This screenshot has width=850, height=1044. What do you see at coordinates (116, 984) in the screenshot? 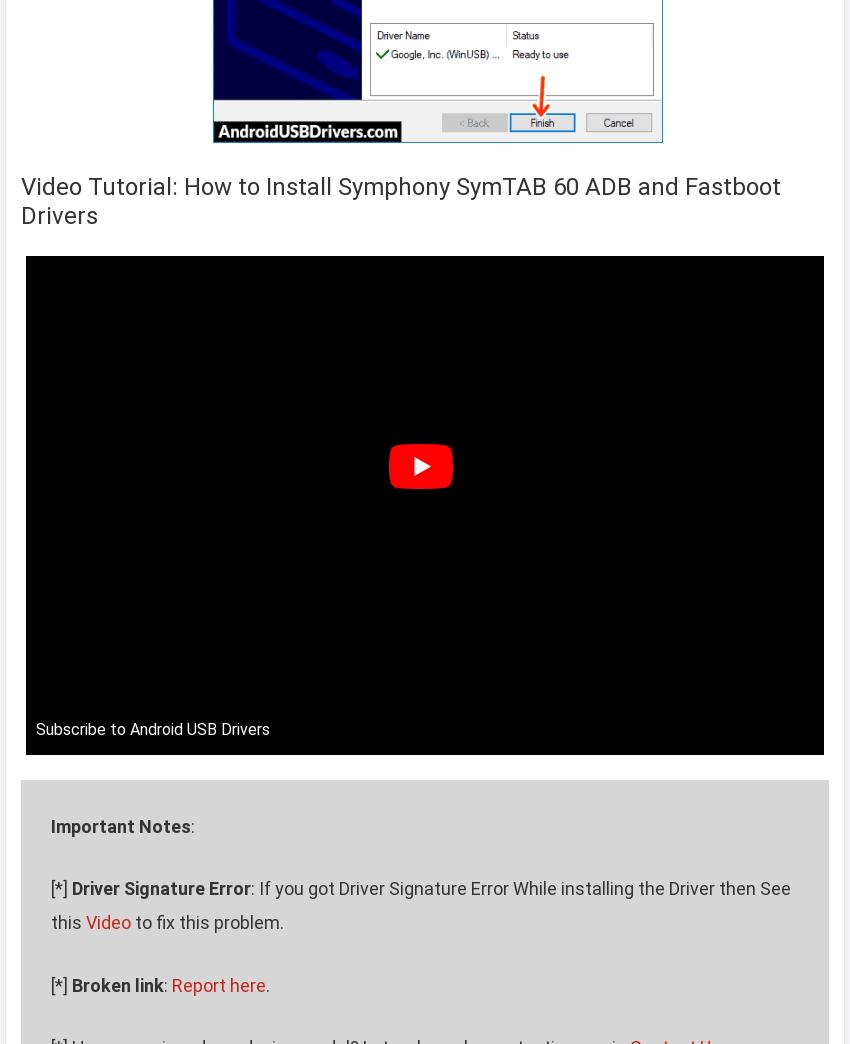
I see `'Broken link'` at bounding box center [116, 984].